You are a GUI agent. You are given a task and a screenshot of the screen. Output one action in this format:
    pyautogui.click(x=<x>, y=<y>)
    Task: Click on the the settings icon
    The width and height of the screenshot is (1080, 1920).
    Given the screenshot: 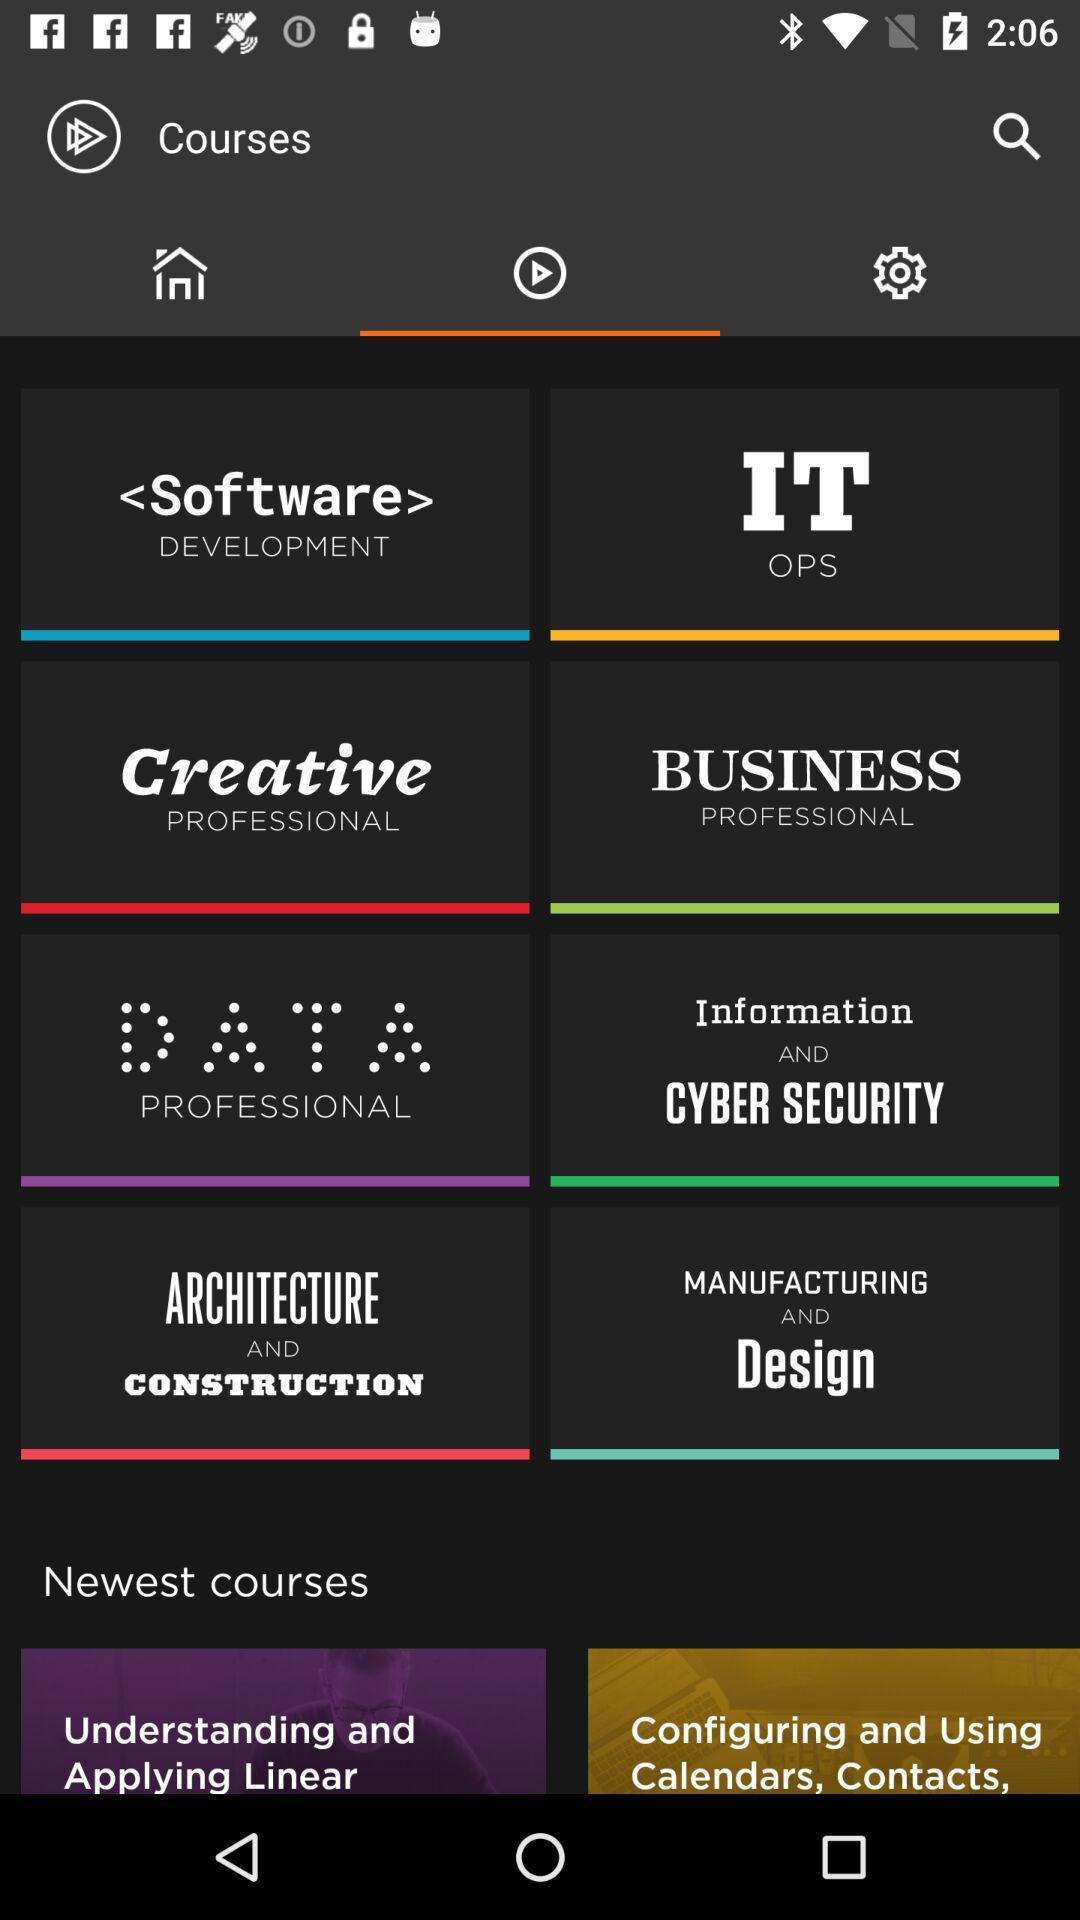 What is the action you would take?
    pyautogui.click(x=898, y=272)
    